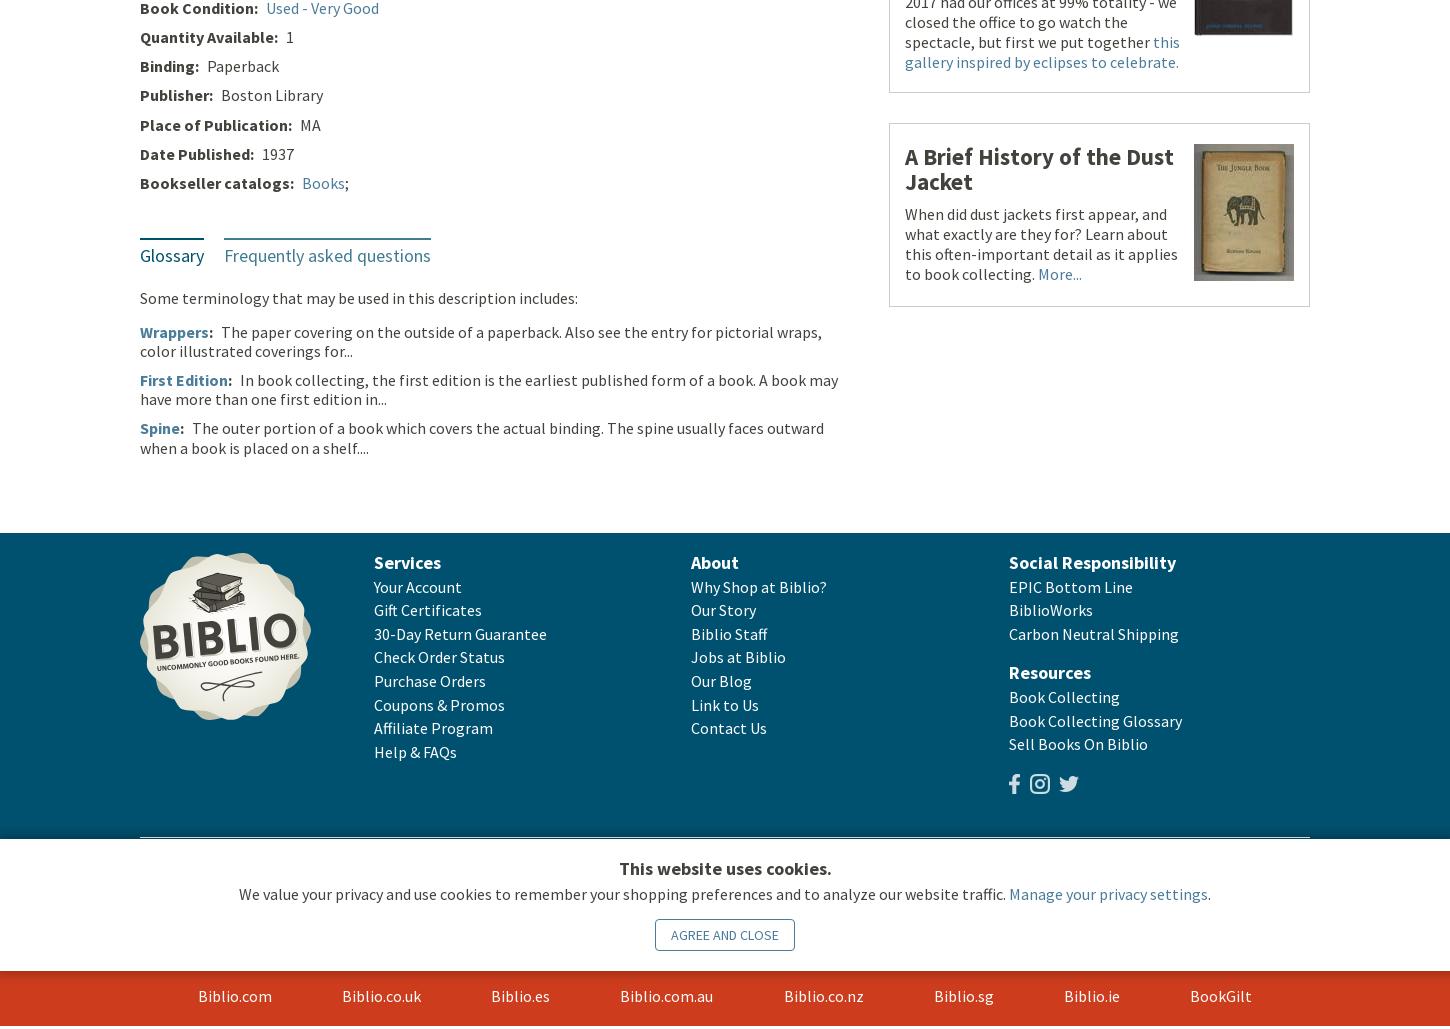  What do you see at coordinates (690, 612) in the screenshot?
I see `'Our Story'` at bounding box center [690, 612].